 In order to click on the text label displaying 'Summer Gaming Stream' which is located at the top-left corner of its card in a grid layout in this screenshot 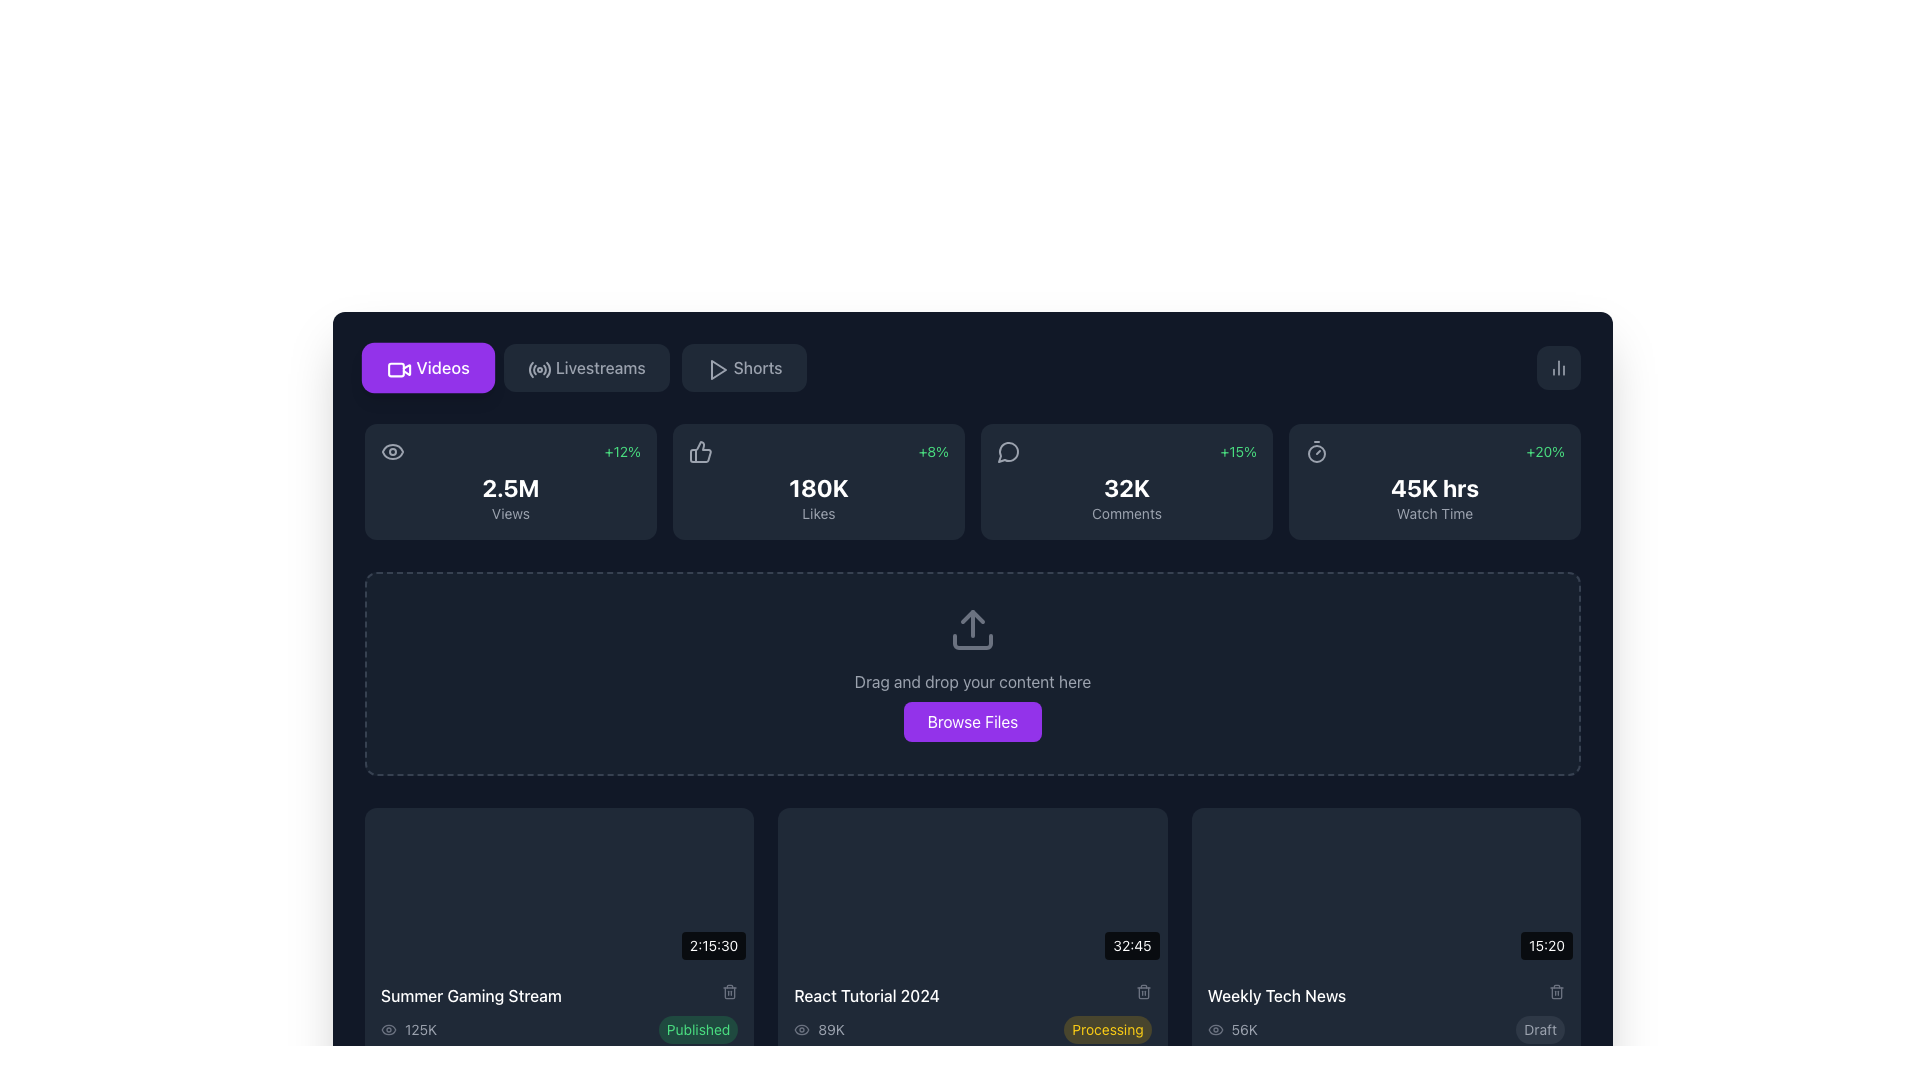, I will do `click(559, 995)`.